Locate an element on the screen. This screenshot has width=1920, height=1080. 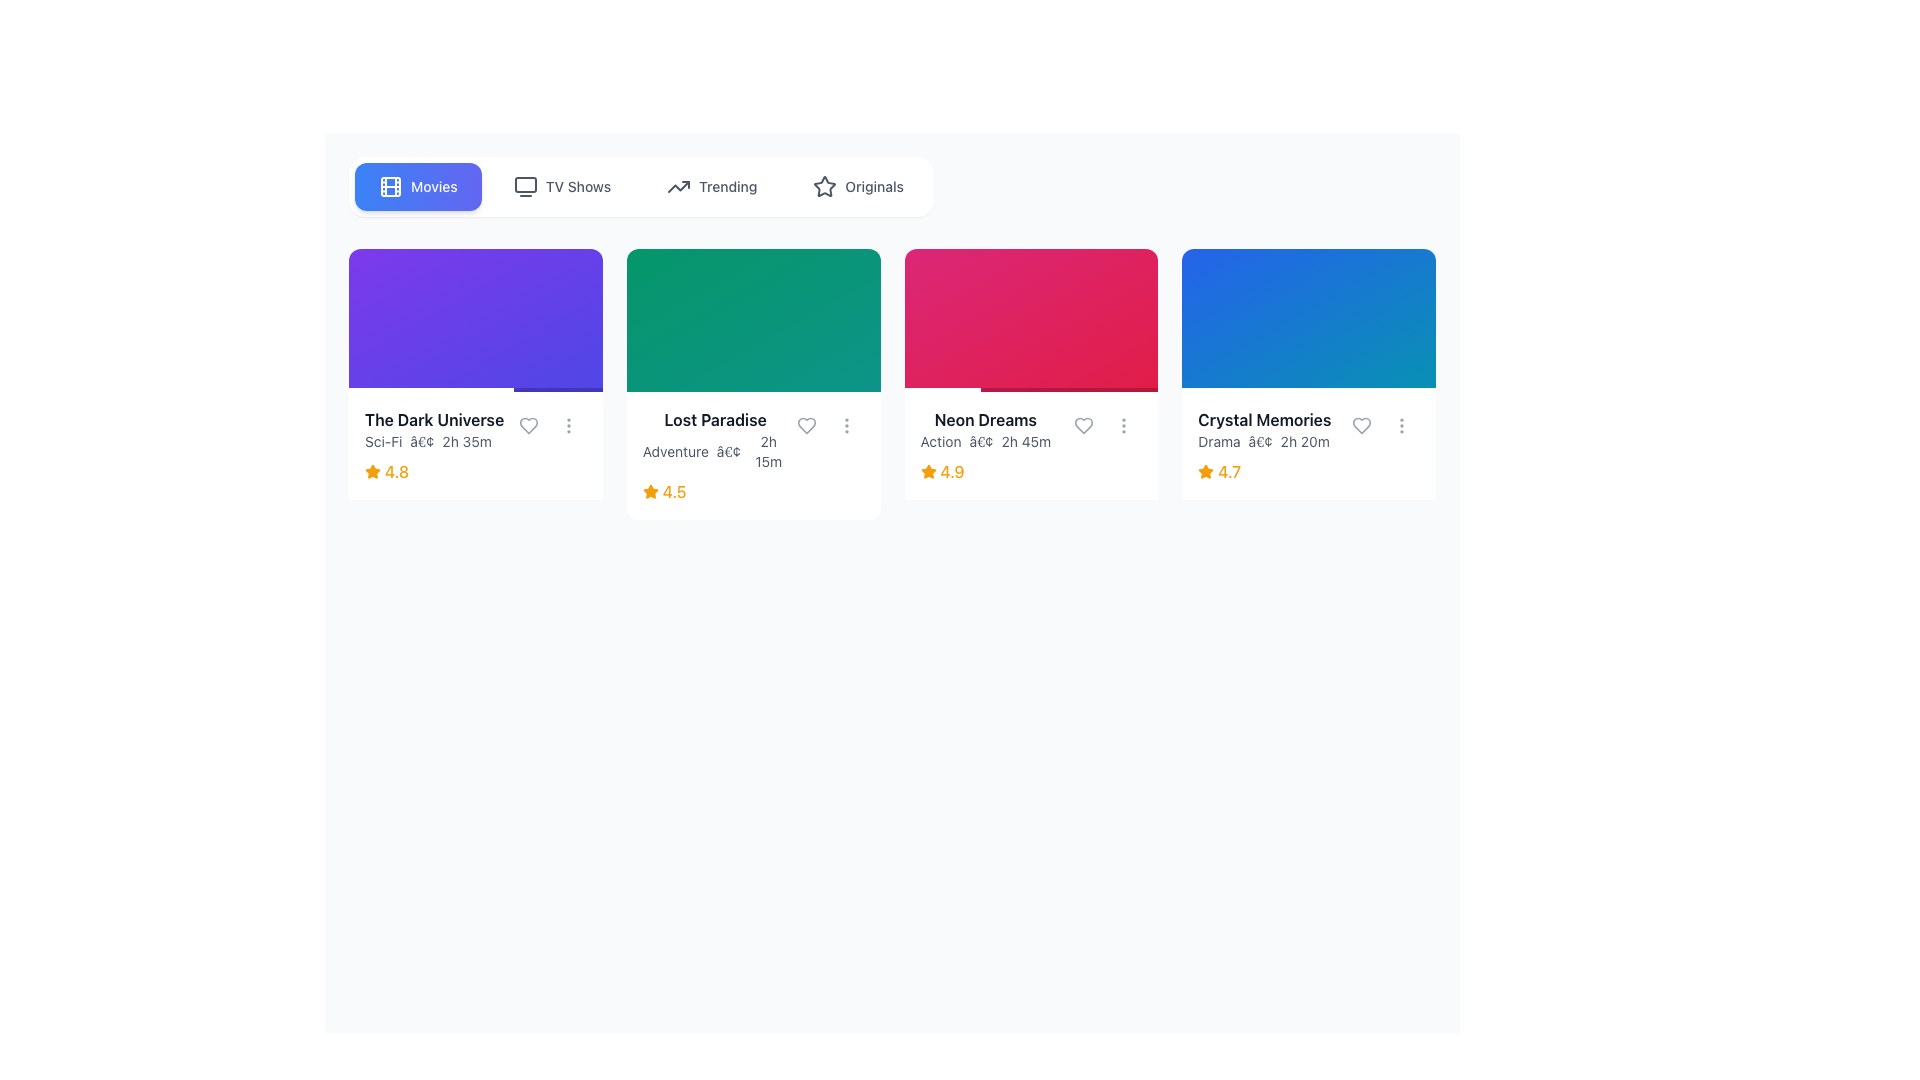
the third button in the horizontal list at the top of the interface is located at coordinates (712, 186).